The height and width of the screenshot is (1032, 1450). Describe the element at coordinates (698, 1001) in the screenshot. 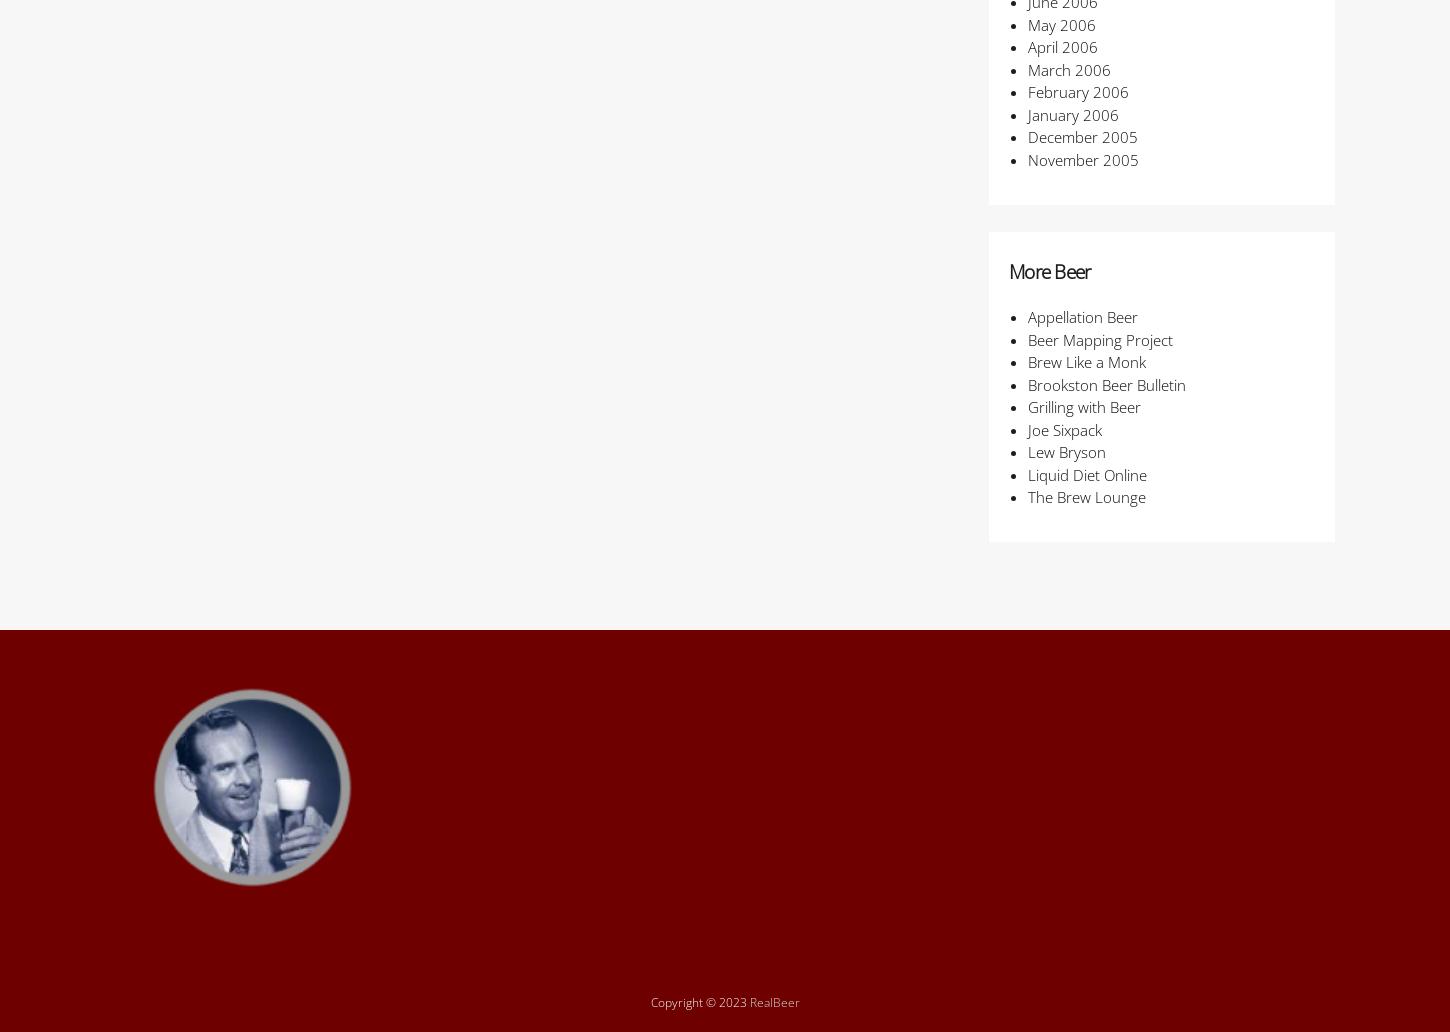

I see `'Copyright © 2023'` at that location.